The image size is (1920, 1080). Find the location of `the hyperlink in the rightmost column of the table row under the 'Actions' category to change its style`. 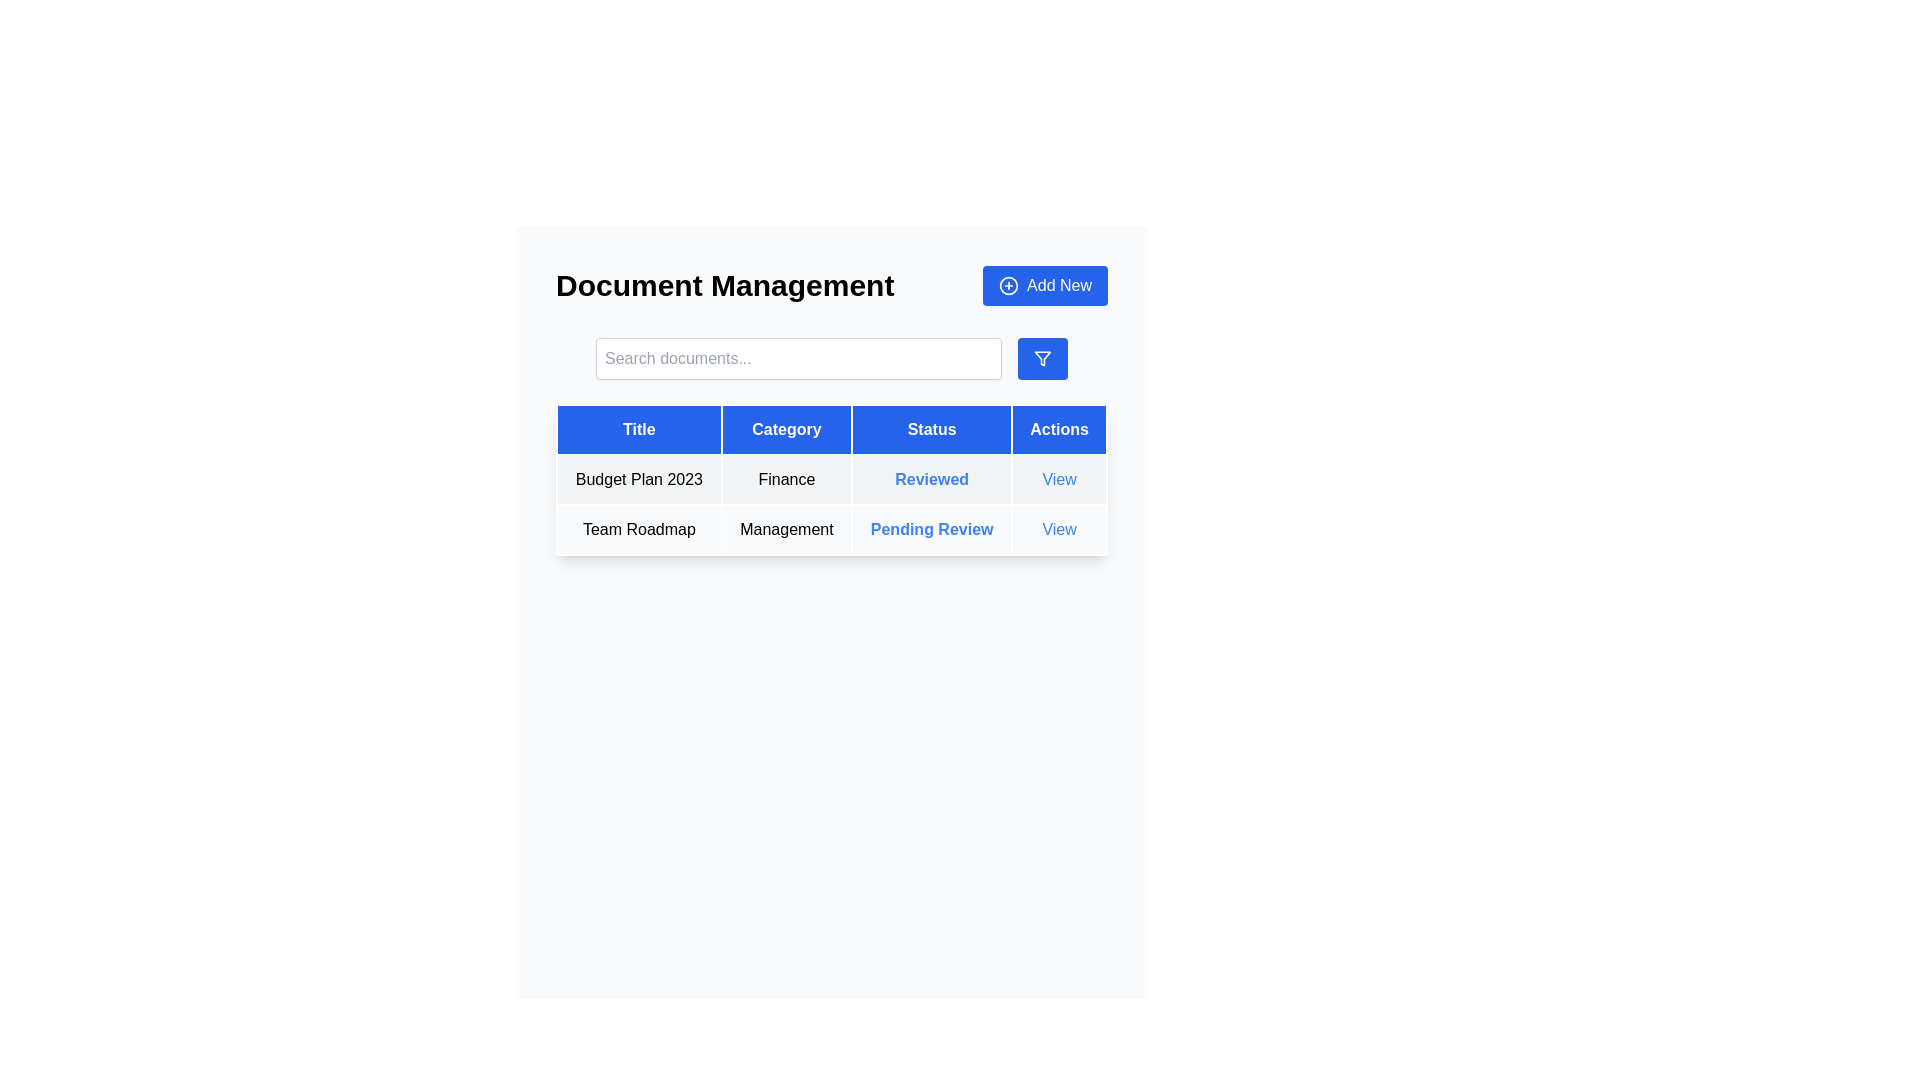

the hyperlink in the rightmost column of the table row under the 'Actions' category to change its style is located at coordinates (1058, 528).